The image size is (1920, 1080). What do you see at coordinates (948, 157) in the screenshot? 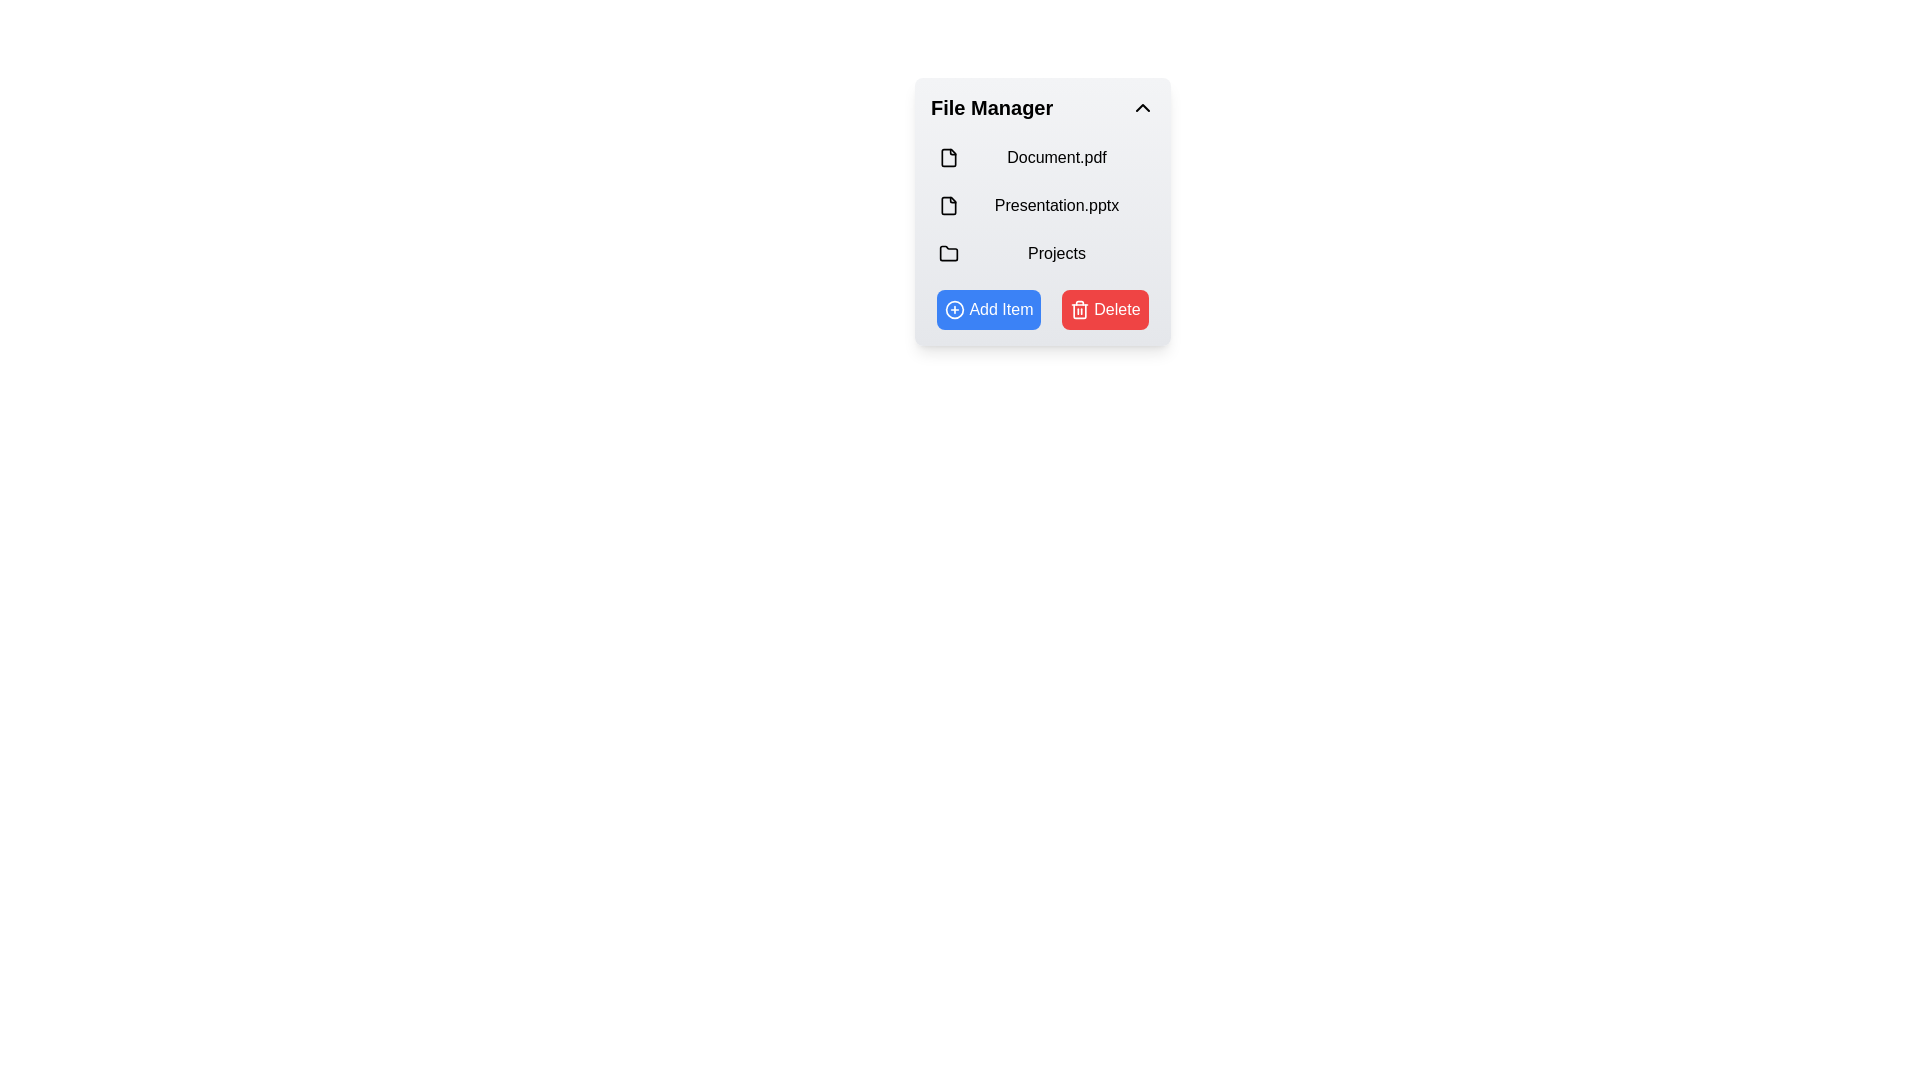
I see `the document file type icon located at the top of the file manager section, directly to the left of the text 'Document.pdf'` at bounding box center [948, 157].